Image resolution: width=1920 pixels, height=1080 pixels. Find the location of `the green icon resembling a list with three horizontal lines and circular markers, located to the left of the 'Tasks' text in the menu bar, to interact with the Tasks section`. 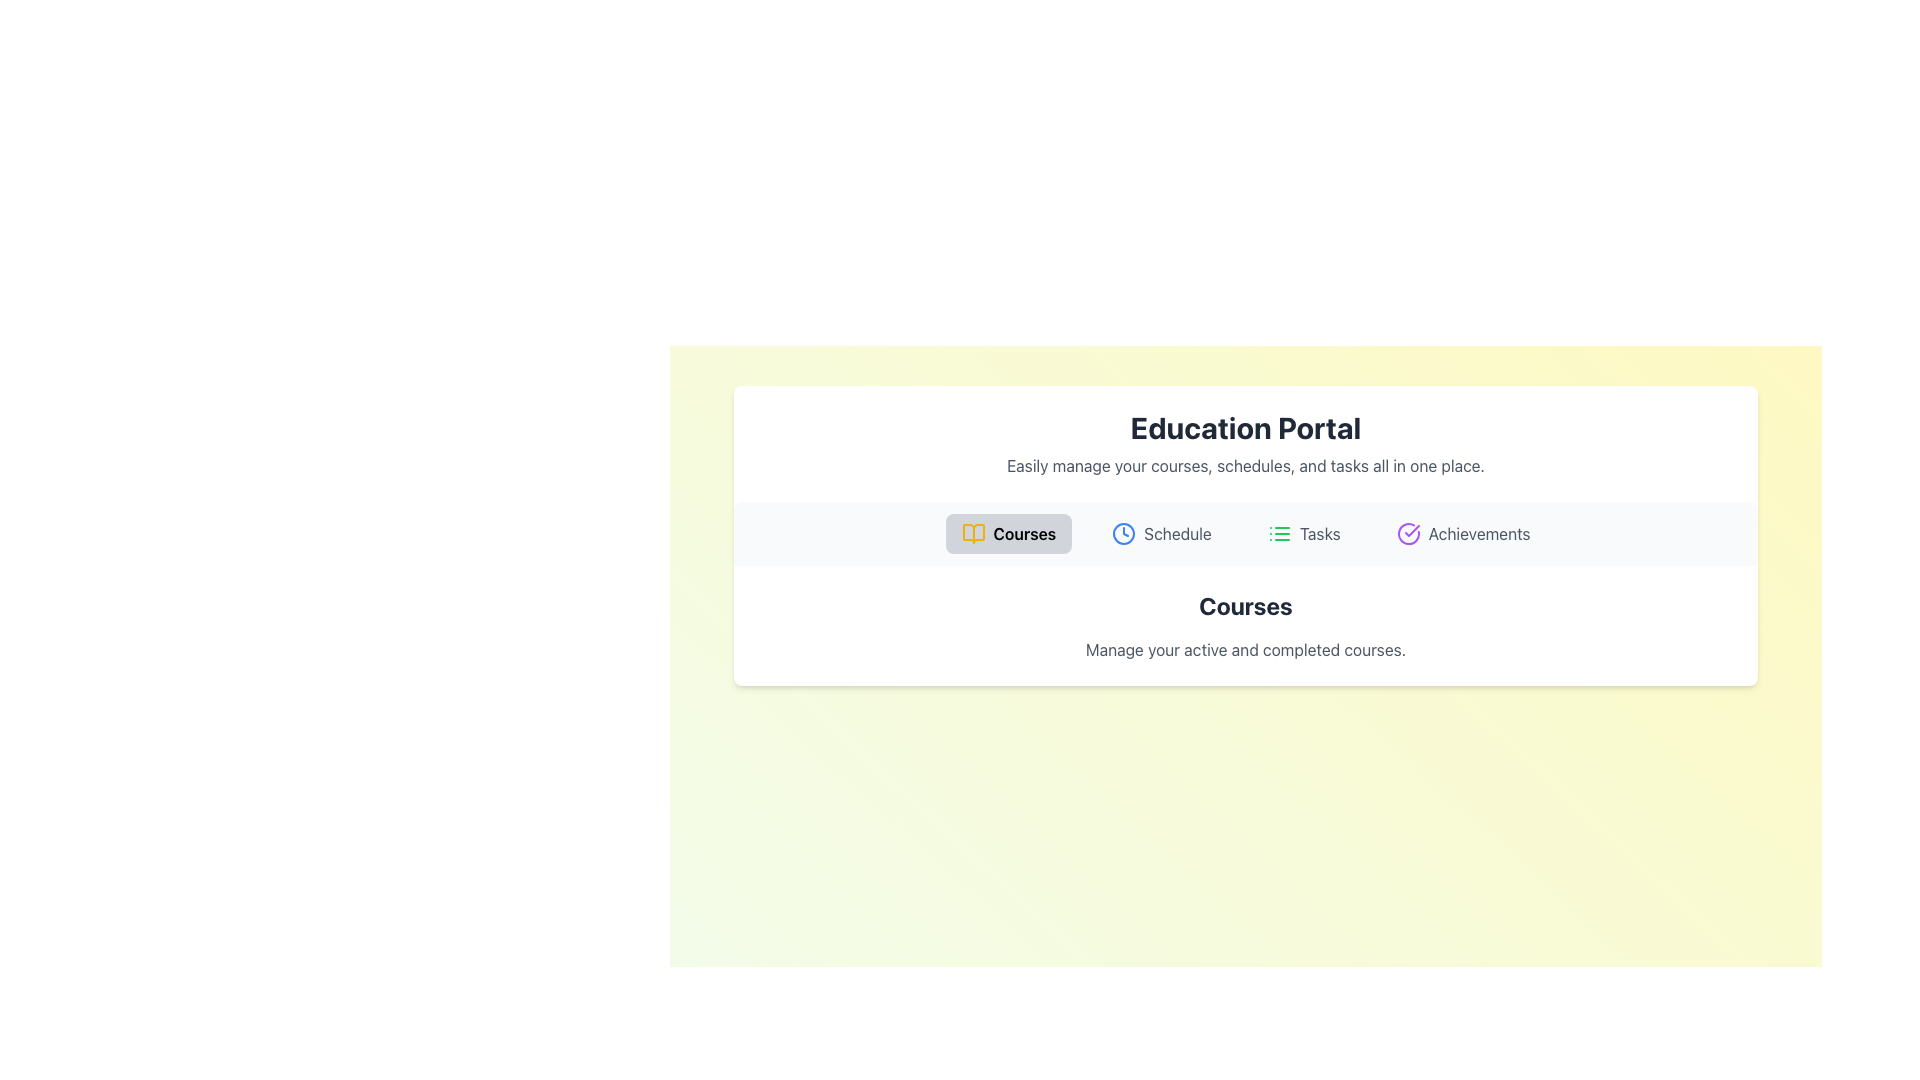

the green icon resembling a list with three horizontal lines and circular markers, located to the left of the 'Tasks' text in the menu bar, to interact with the Tasks section is located at coordinates (1278, 532).